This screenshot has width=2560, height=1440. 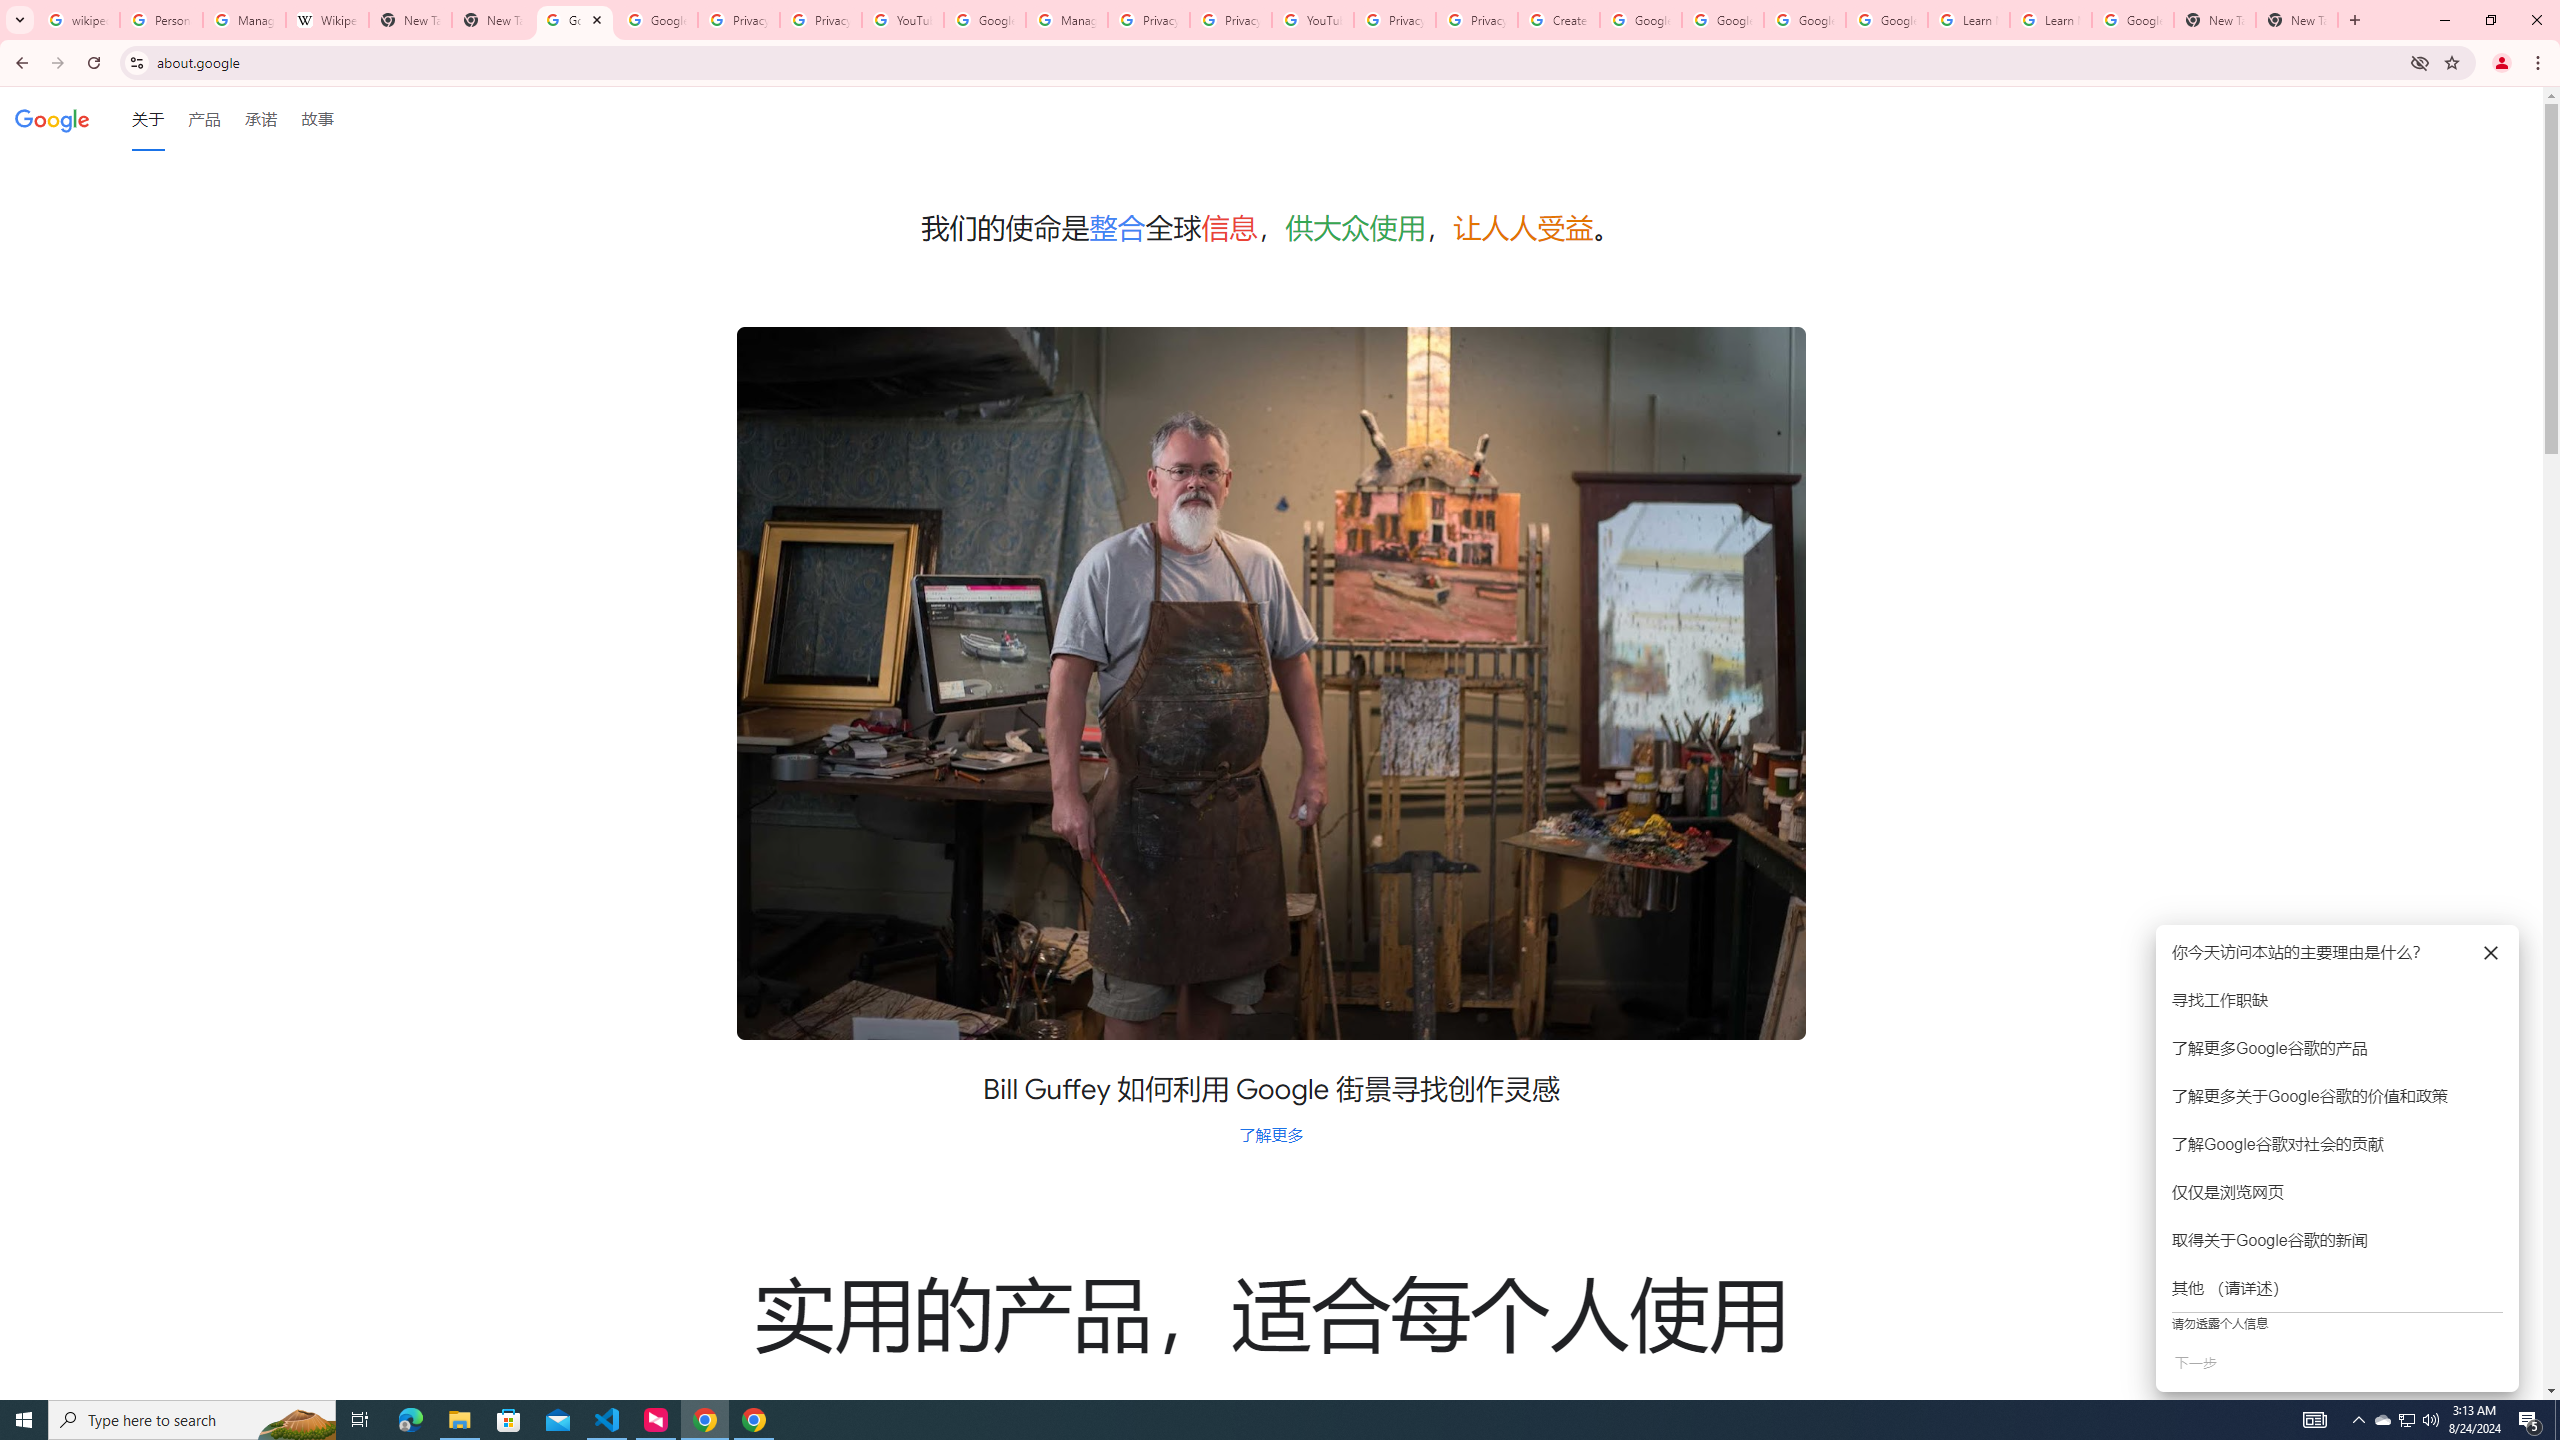 What do you see at coordinates (326, 19) in the screenshot?
I see `'Wikipedia:Edit requests - Wikipedia'` at bounding box center [326, 19].